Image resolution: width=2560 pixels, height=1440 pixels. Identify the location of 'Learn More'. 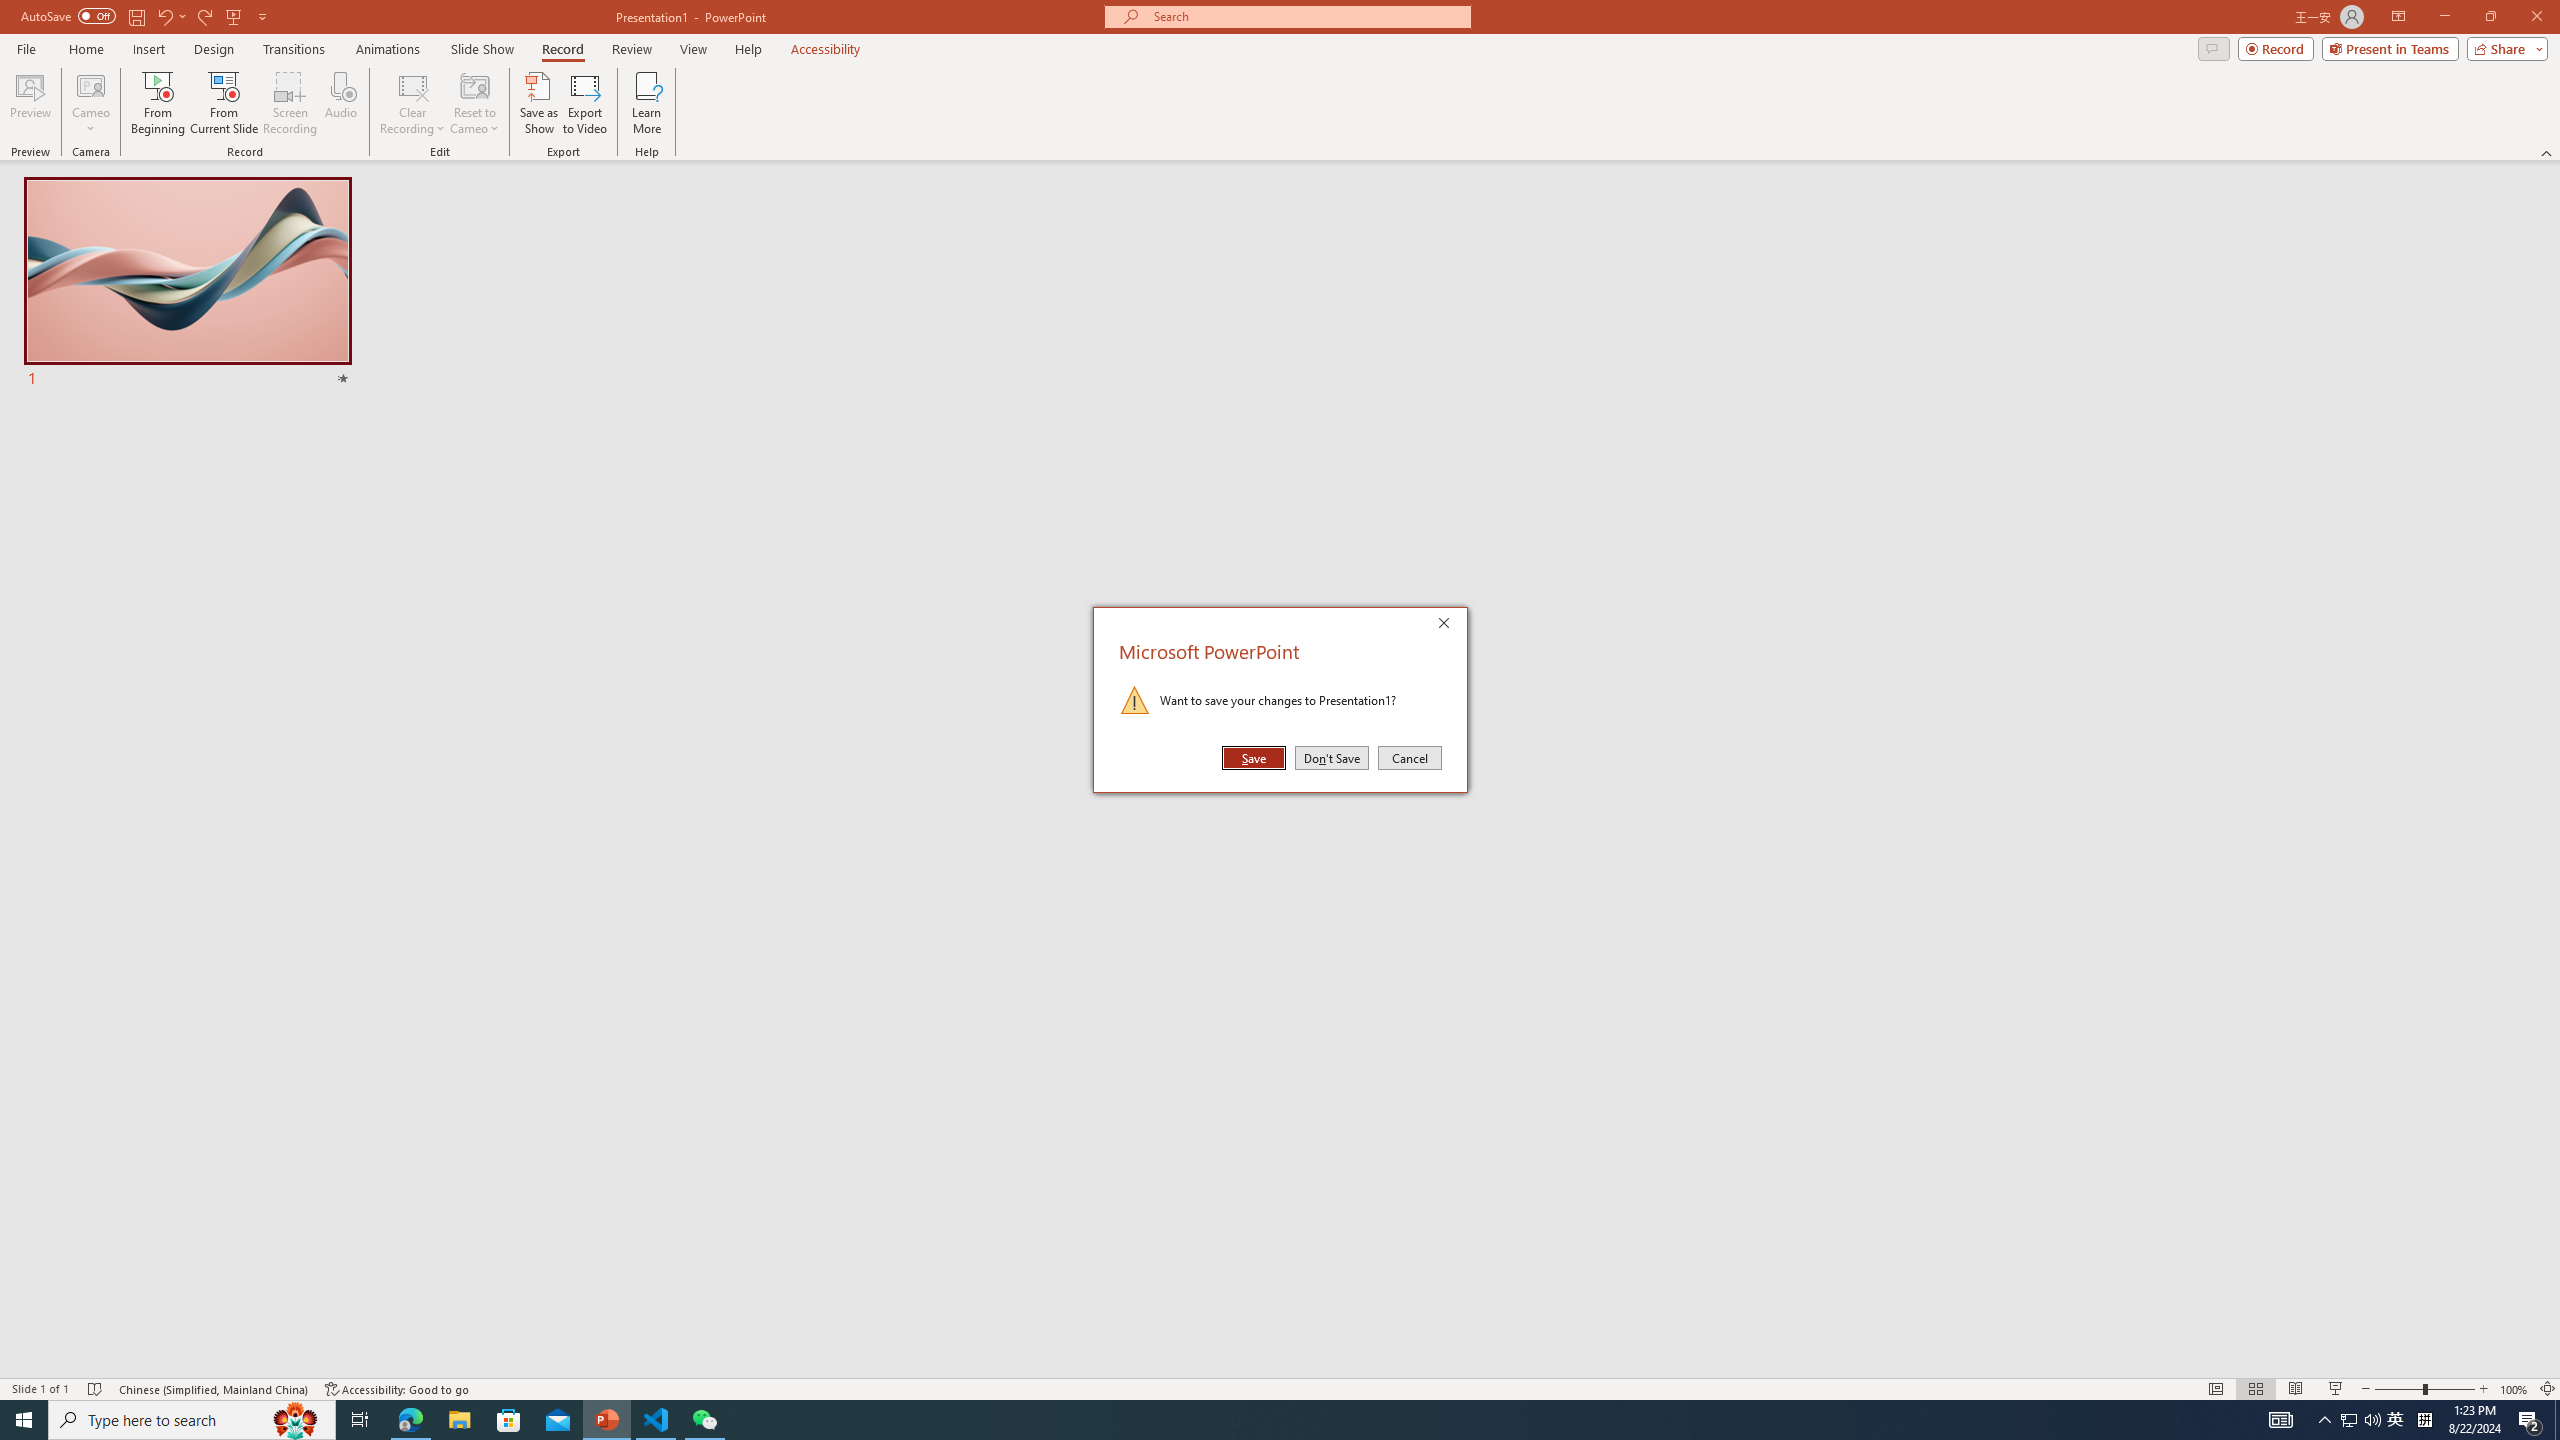
(647, 103).